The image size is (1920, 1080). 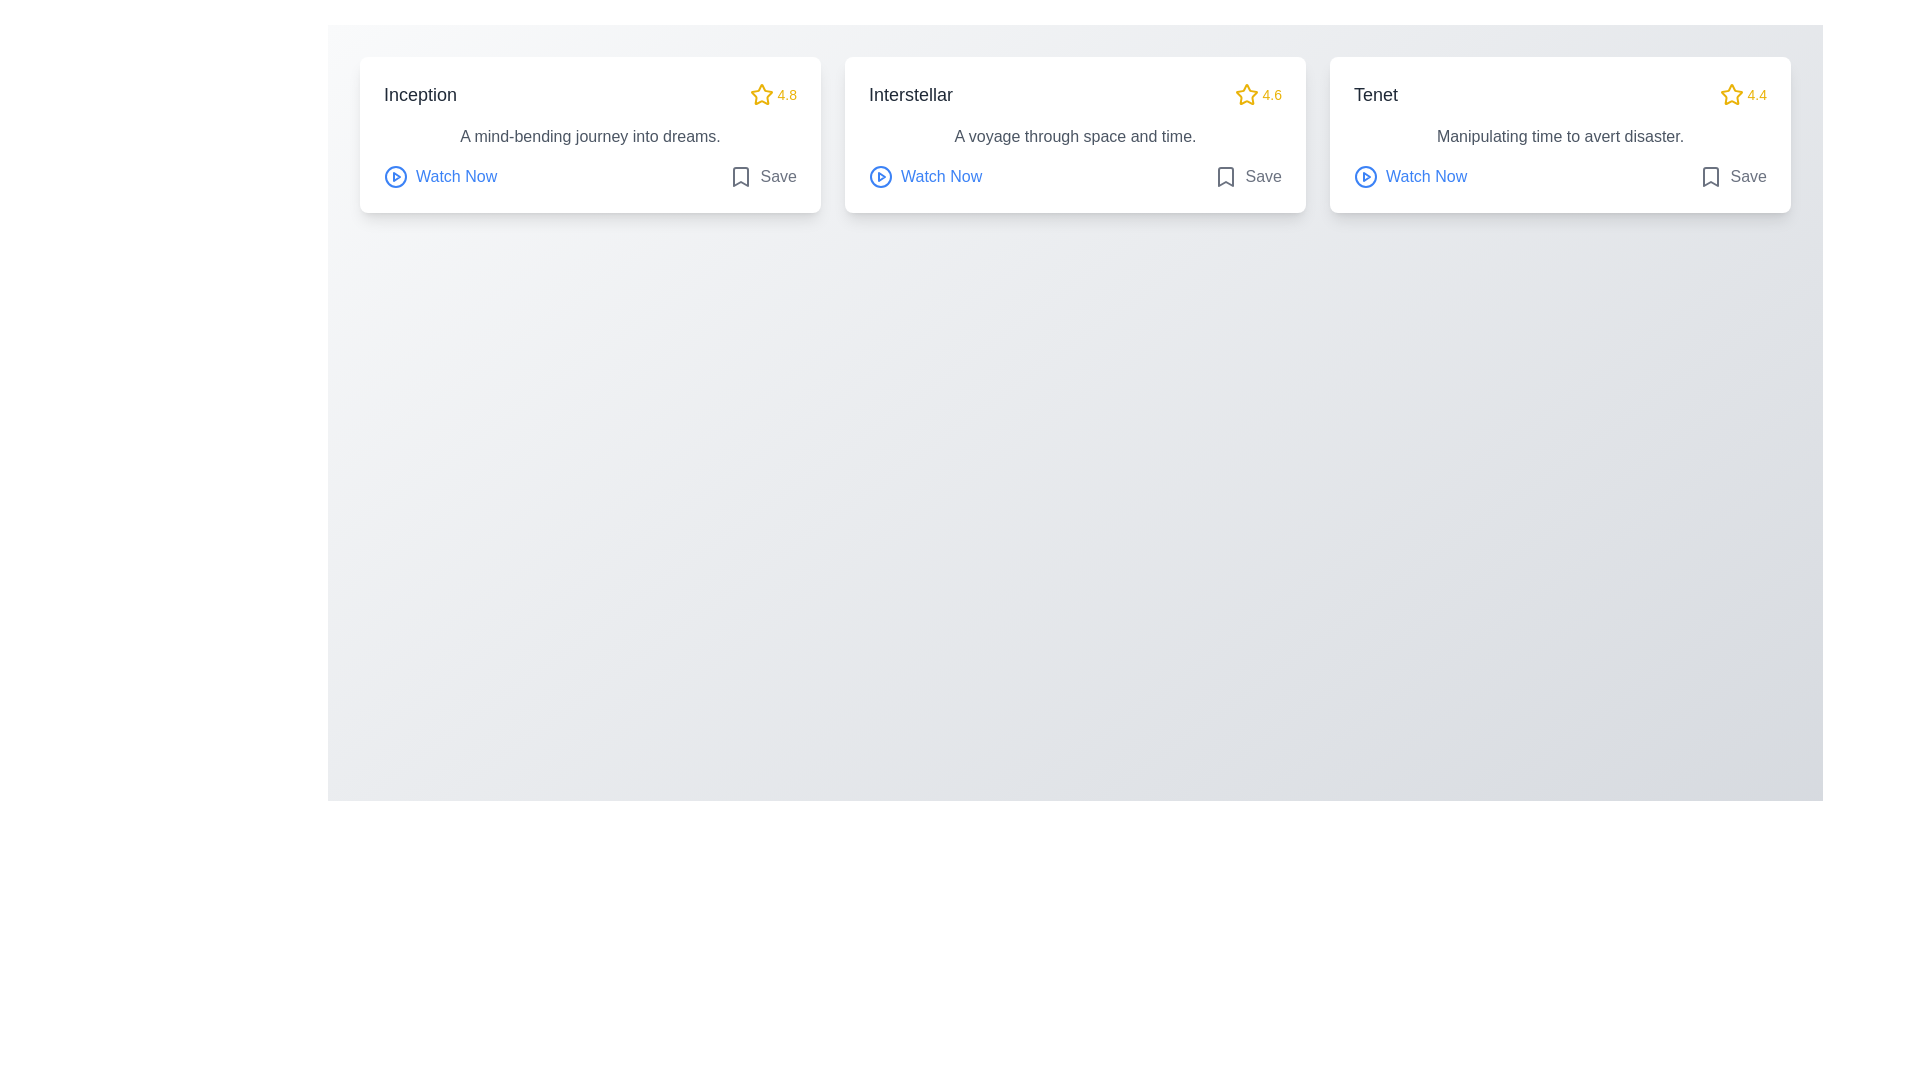 What do you see at coordinates (1074, 176) in the screenshot?
I see `the 'Watch Now' button on the action bar located at the bottom of the 'Interstellar' card to initiate playback` at bounding box center [1074, 176].